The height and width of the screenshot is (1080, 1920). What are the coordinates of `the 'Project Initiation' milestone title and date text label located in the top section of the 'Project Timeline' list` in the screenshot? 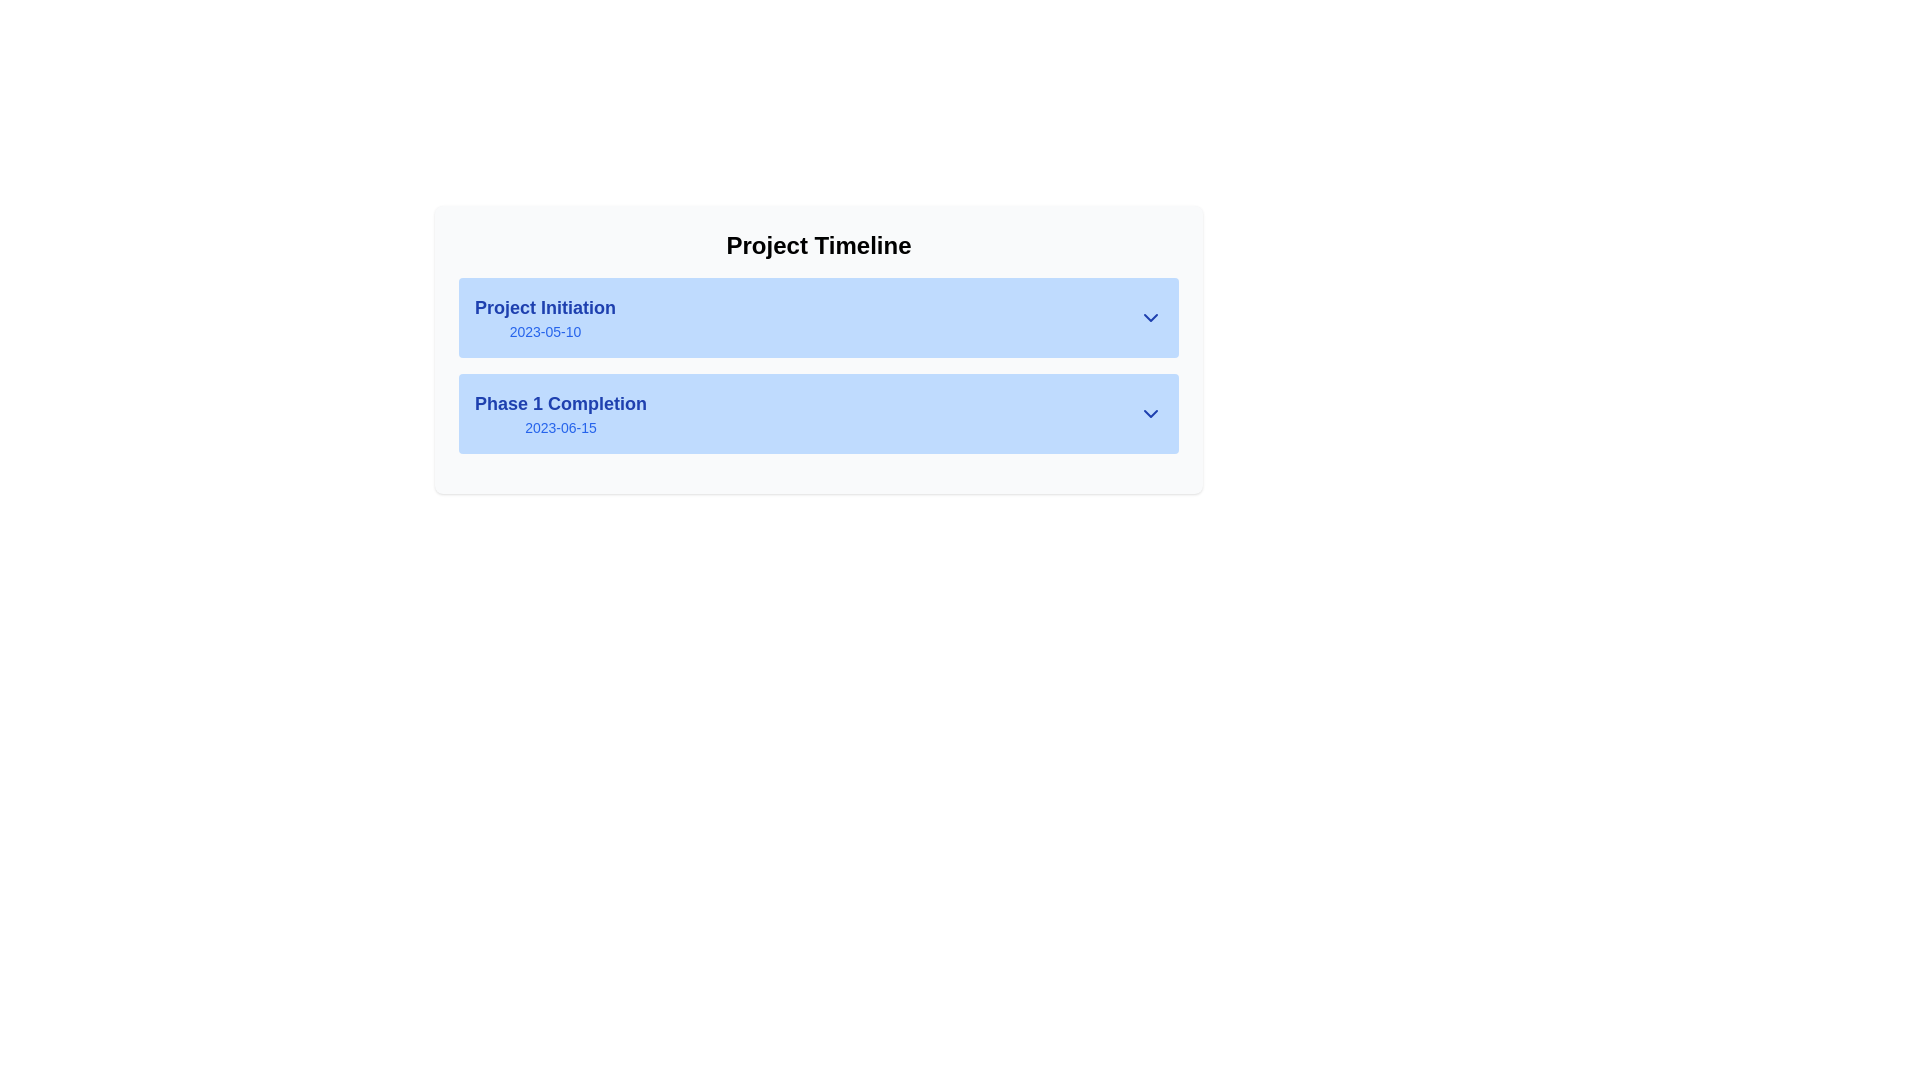 It's located at (545, 316).